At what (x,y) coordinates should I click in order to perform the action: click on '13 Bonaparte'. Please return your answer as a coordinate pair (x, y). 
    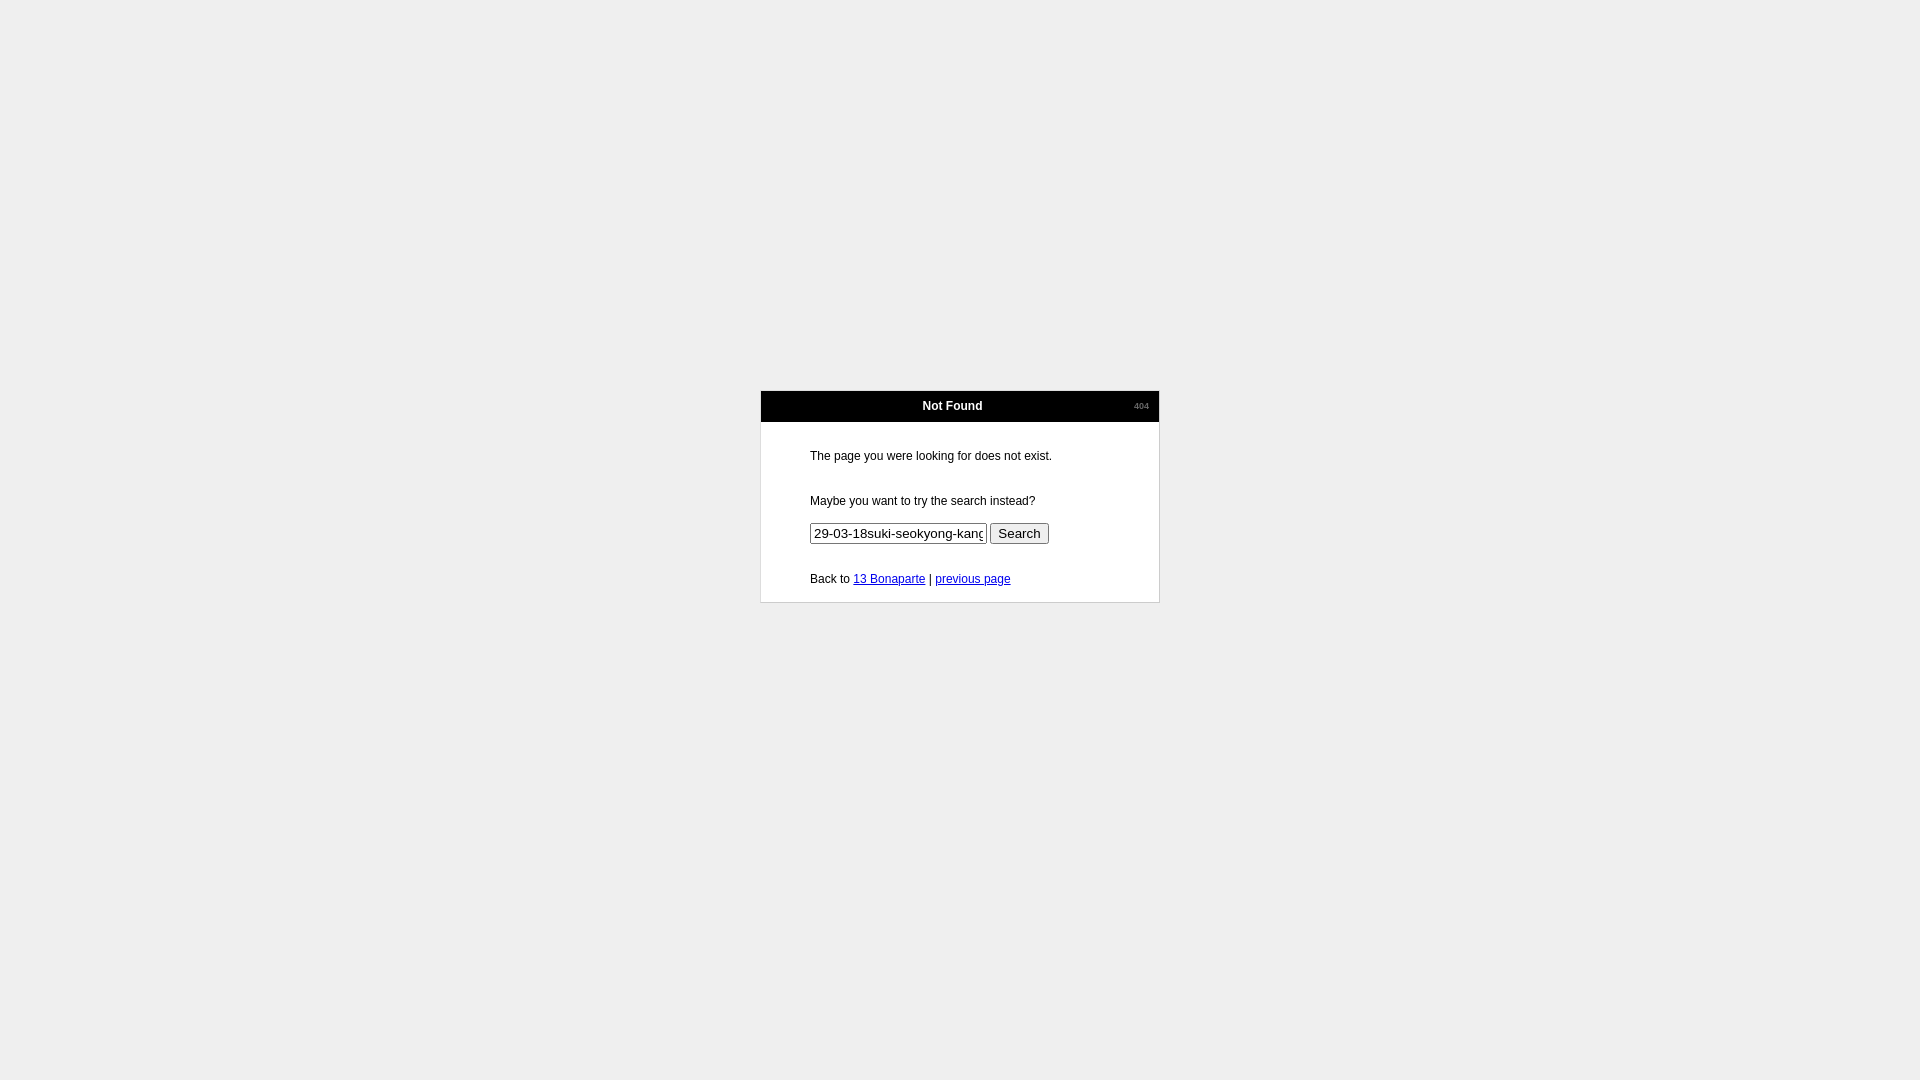
    Looking at the image, I should click on (887, 578).